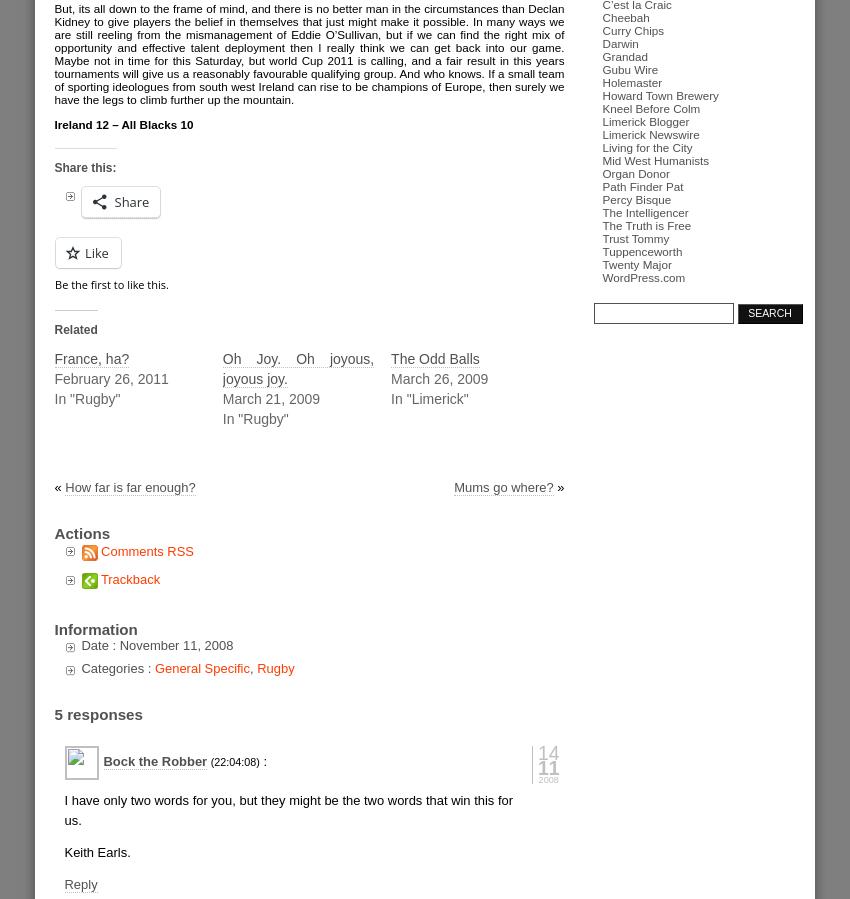 This screenshot has height=899, width=850. I want to click on 'Kneel Before Colm', so click(651, 107).